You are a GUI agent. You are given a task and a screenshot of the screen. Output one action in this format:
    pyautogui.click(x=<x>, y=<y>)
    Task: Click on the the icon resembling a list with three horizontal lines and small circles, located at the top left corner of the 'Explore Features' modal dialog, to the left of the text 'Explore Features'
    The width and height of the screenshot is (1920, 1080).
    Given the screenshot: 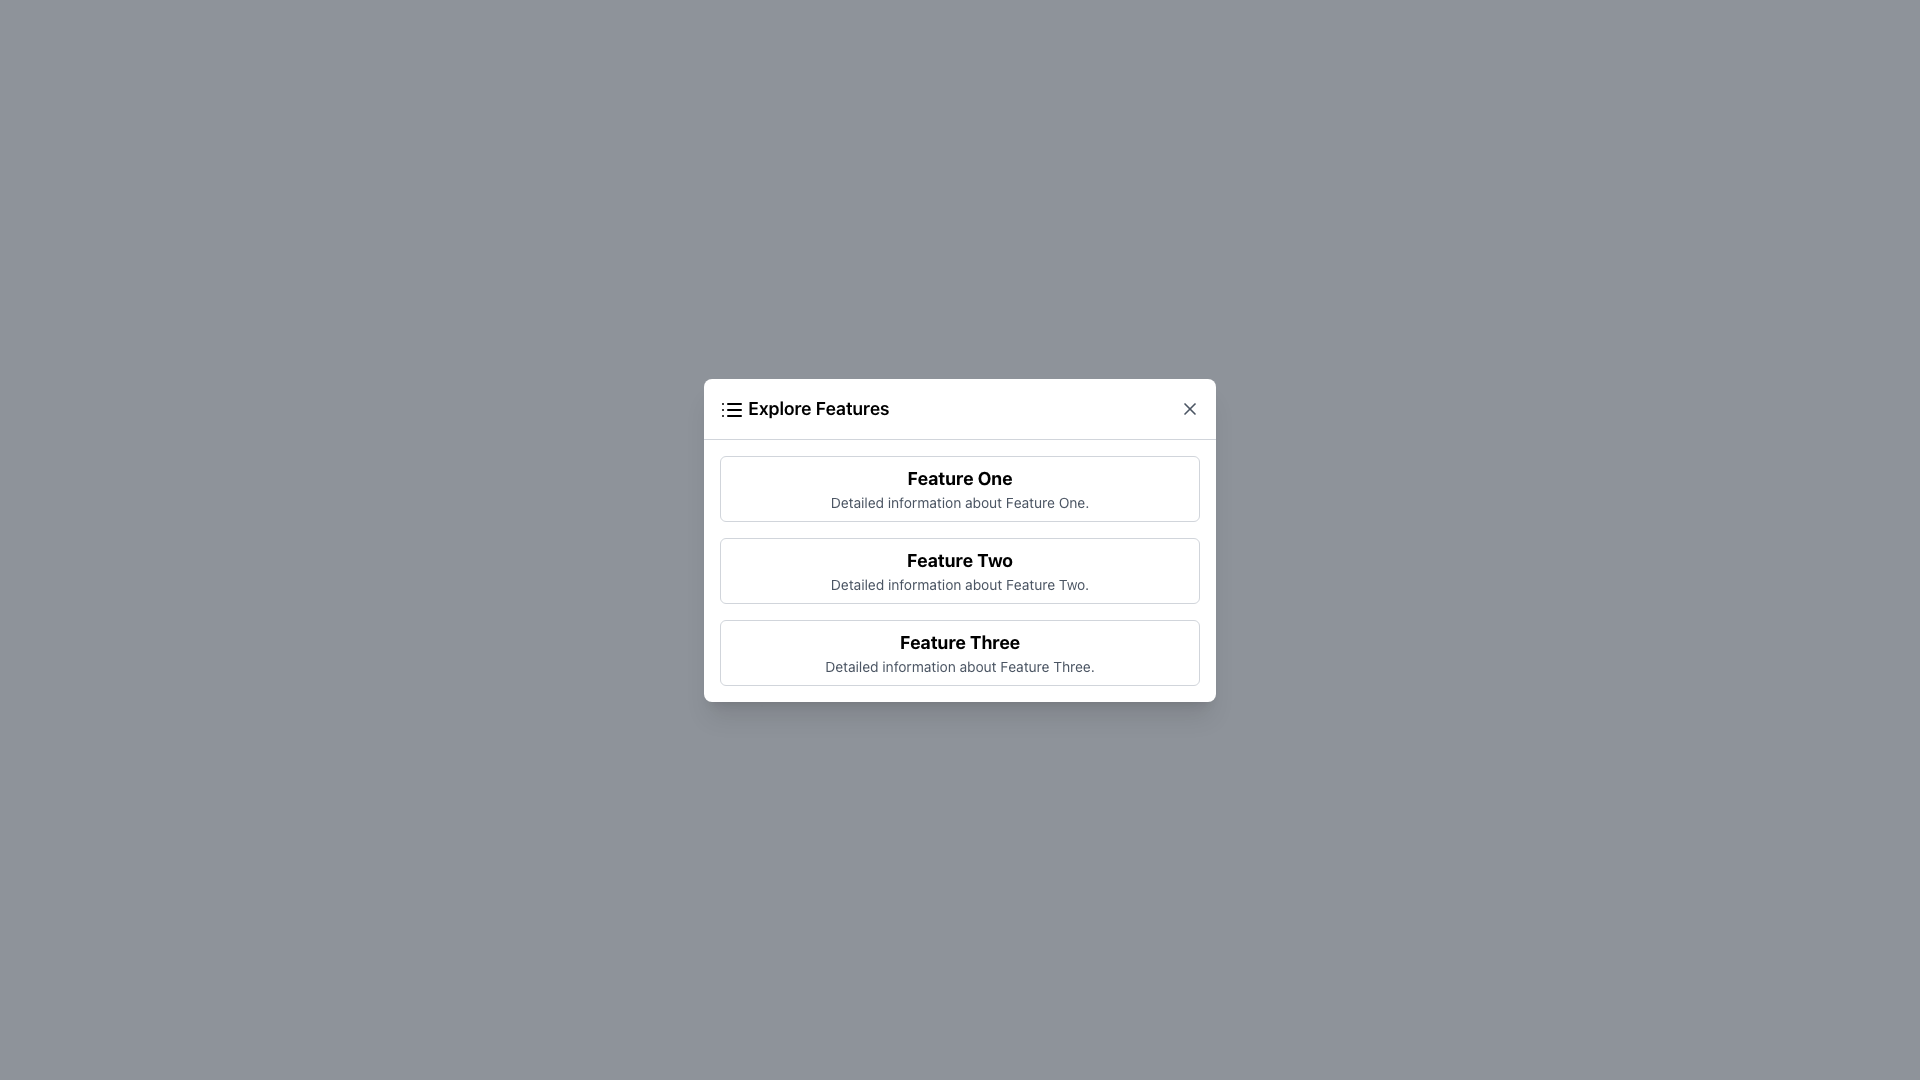 What is the action you would take?
    pyautogui.click(x=730, y=407)
    